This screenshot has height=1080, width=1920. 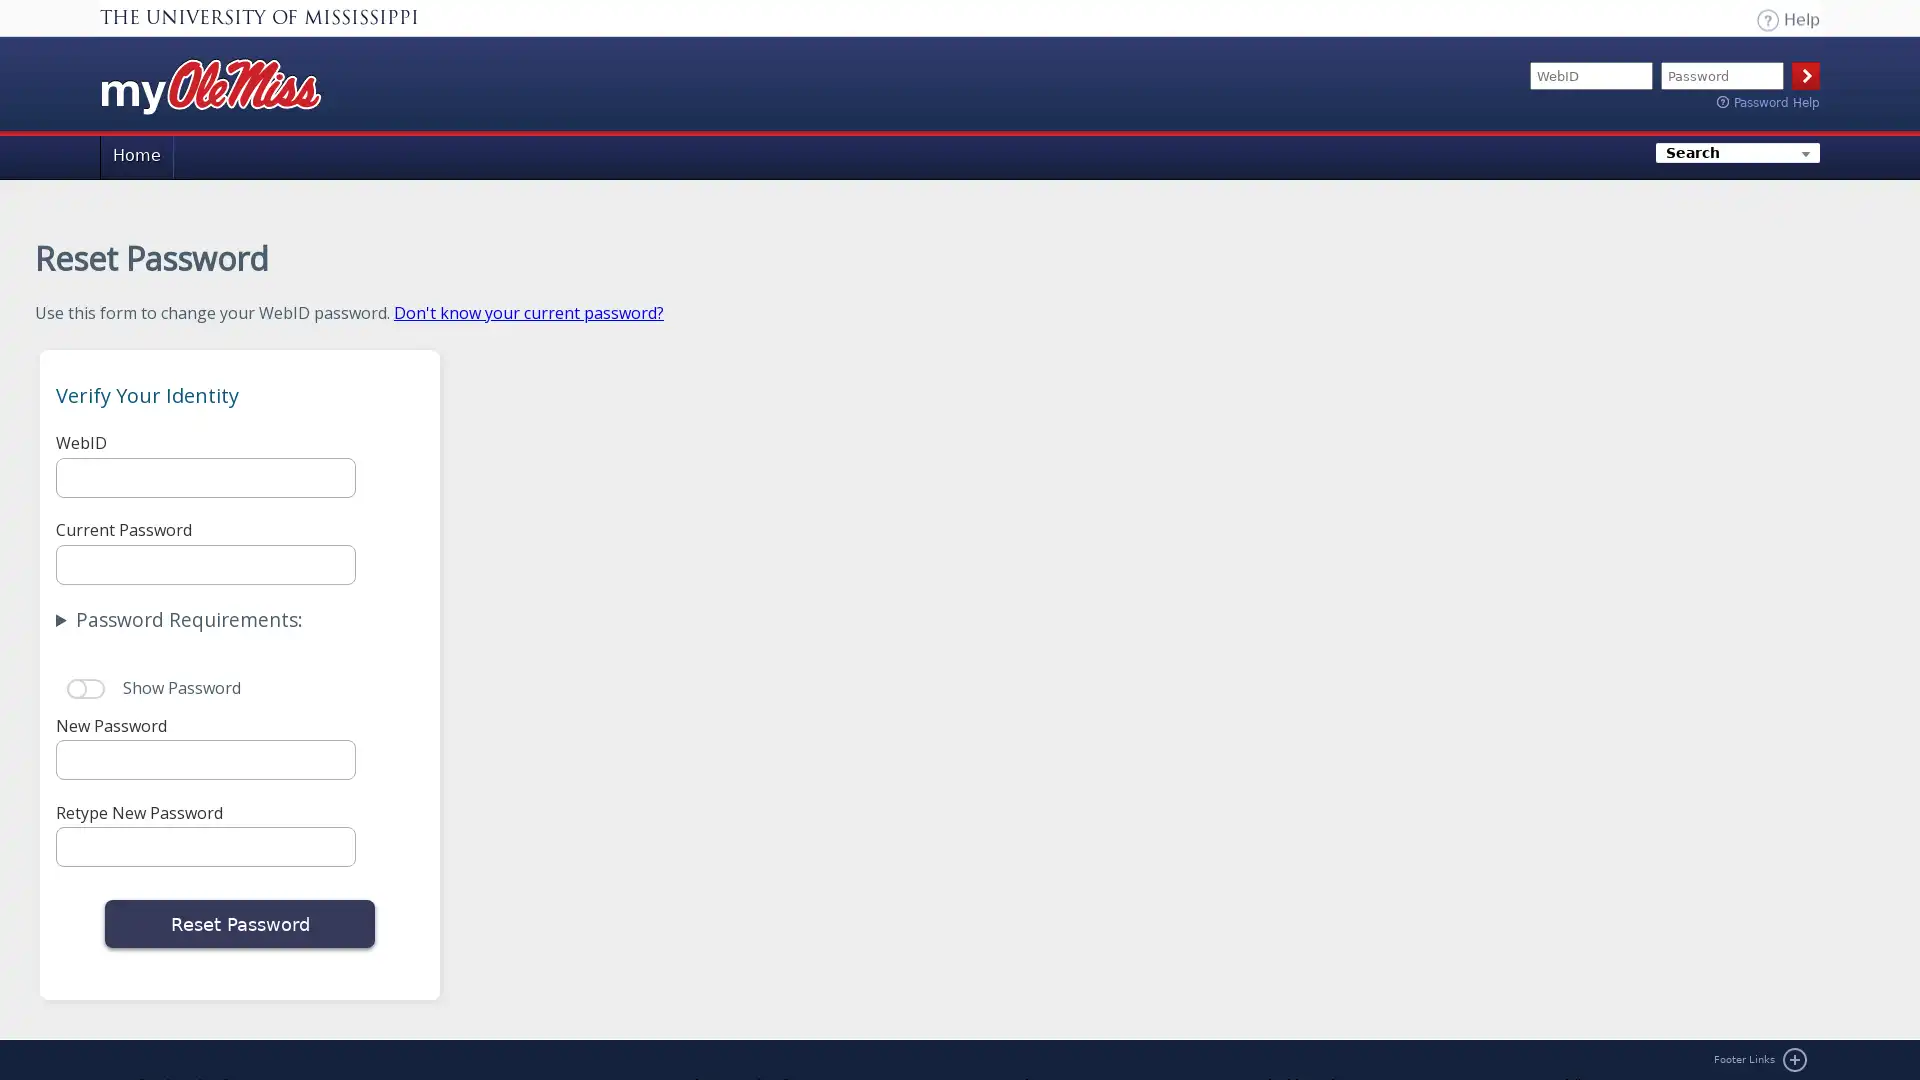 I want to click on Log In, so click(x=1805, y=75).